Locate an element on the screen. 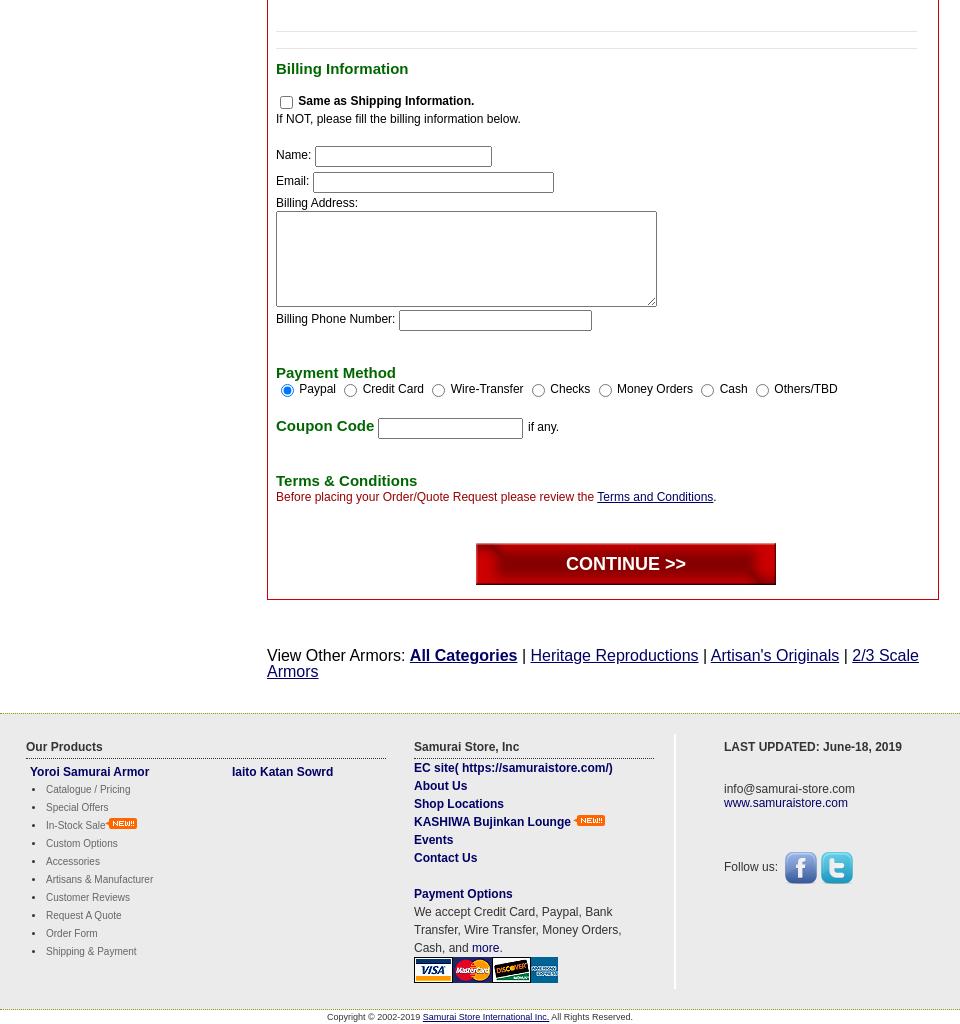 This screenshot has height=1024, width=960. 'Our Products' is located at coordinates (64, 744).